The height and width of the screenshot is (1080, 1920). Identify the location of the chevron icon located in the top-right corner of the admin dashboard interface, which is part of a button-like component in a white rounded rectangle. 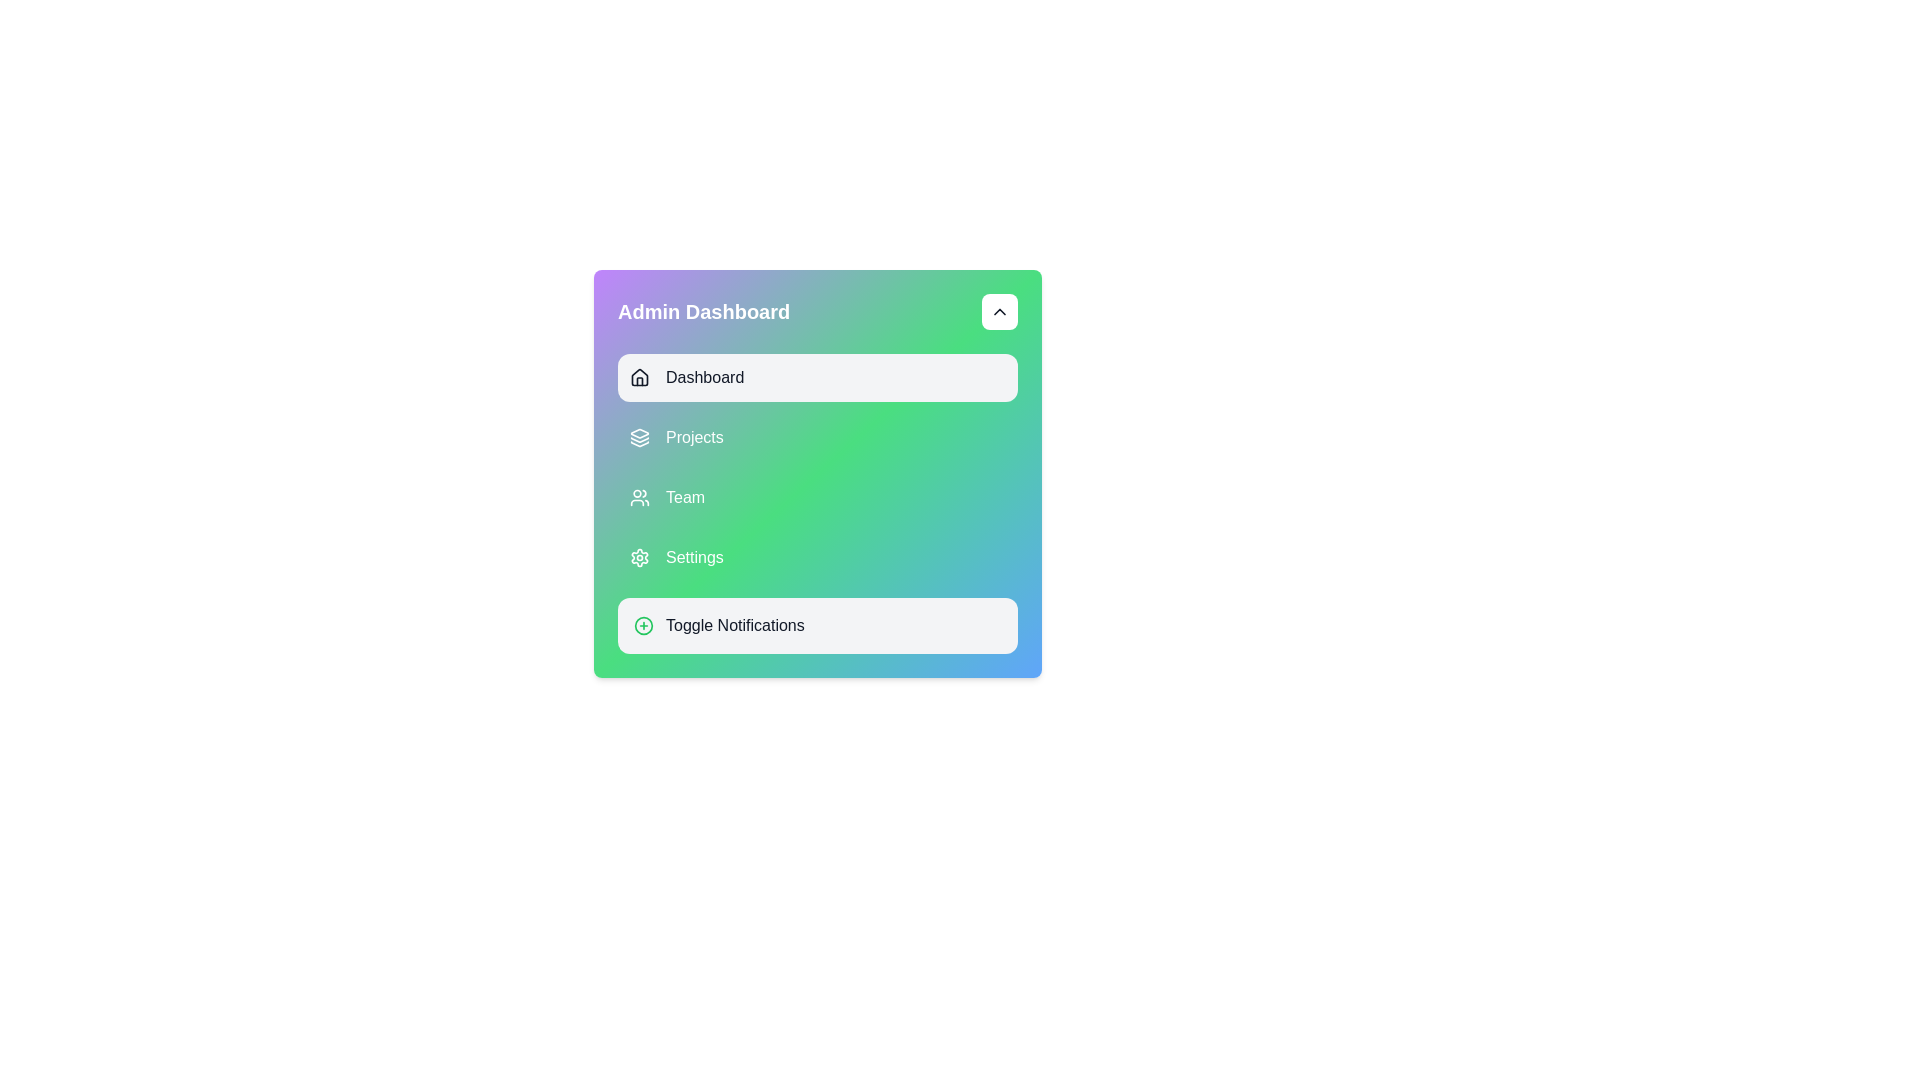
(999, 312).